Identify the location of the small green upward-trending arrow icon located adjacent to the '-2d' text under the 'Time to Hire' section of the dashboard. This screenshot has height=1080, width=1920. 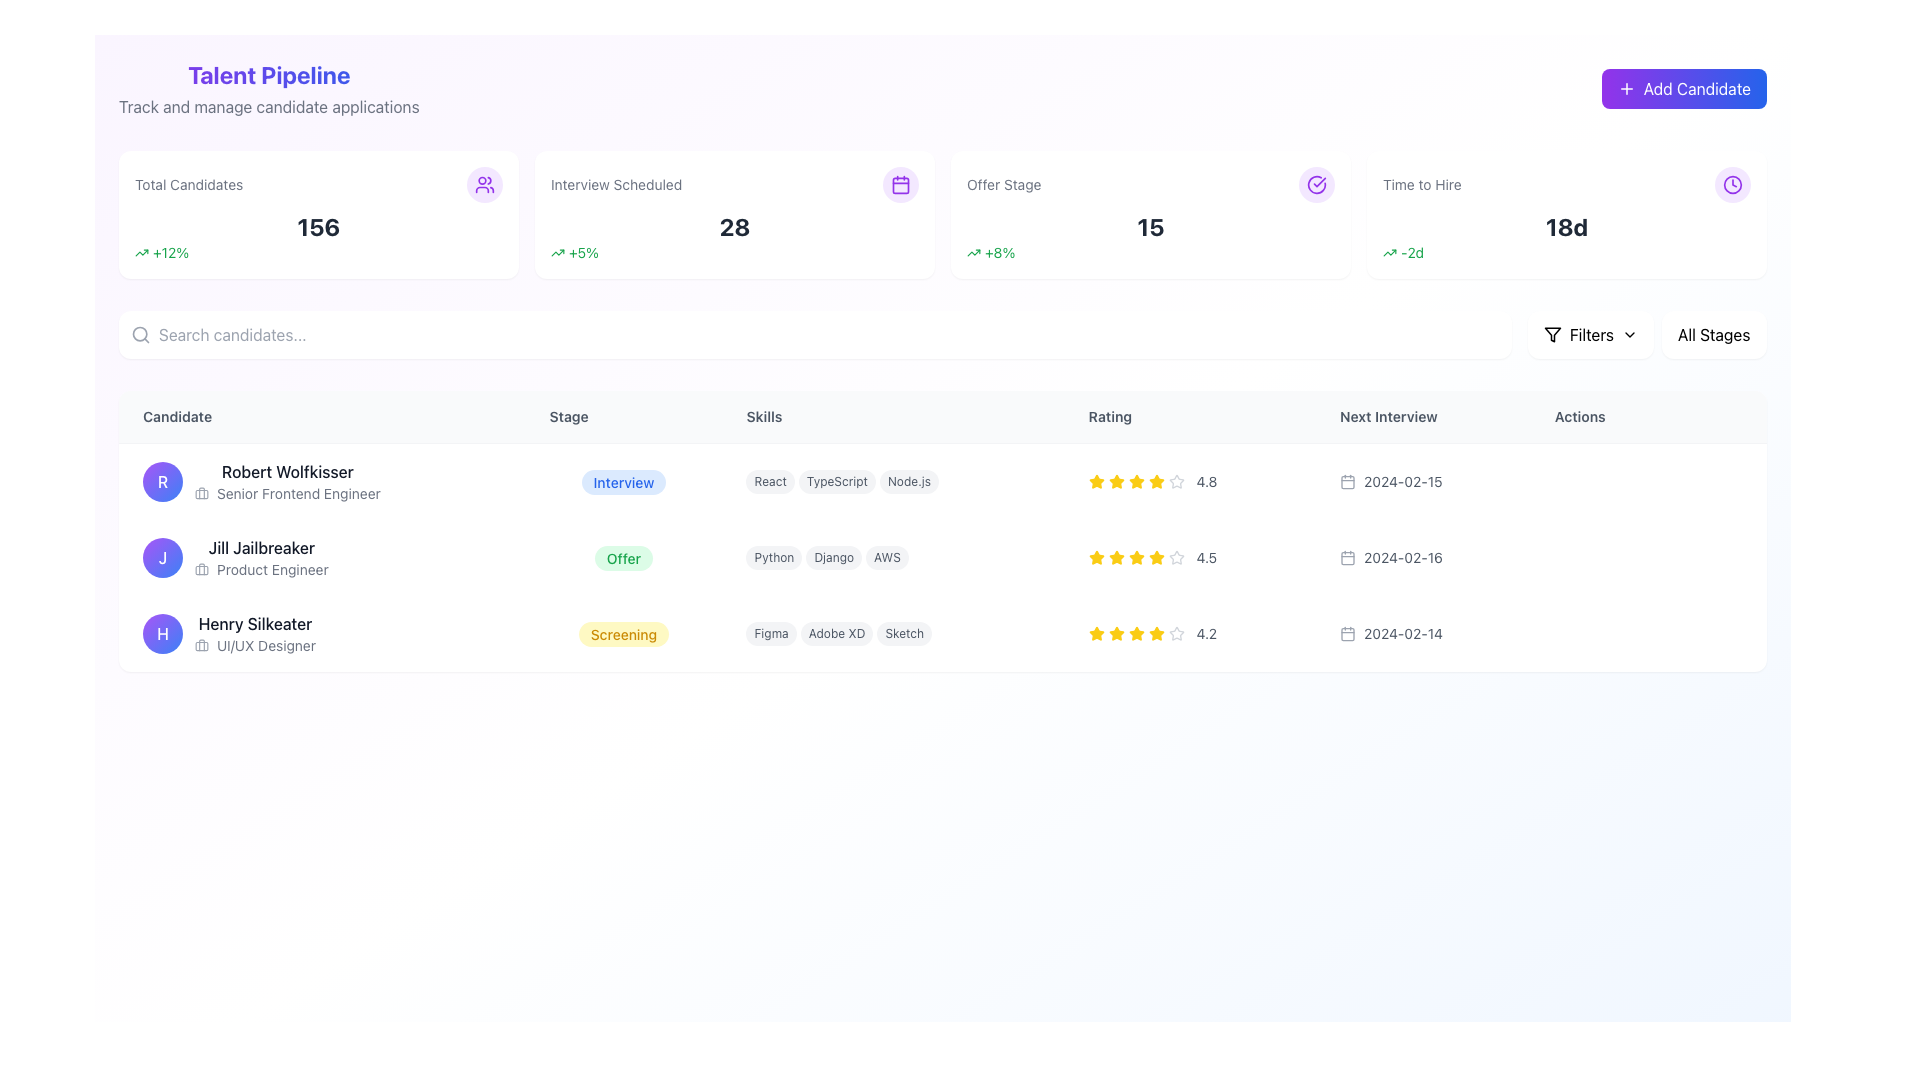
(1389, 252).